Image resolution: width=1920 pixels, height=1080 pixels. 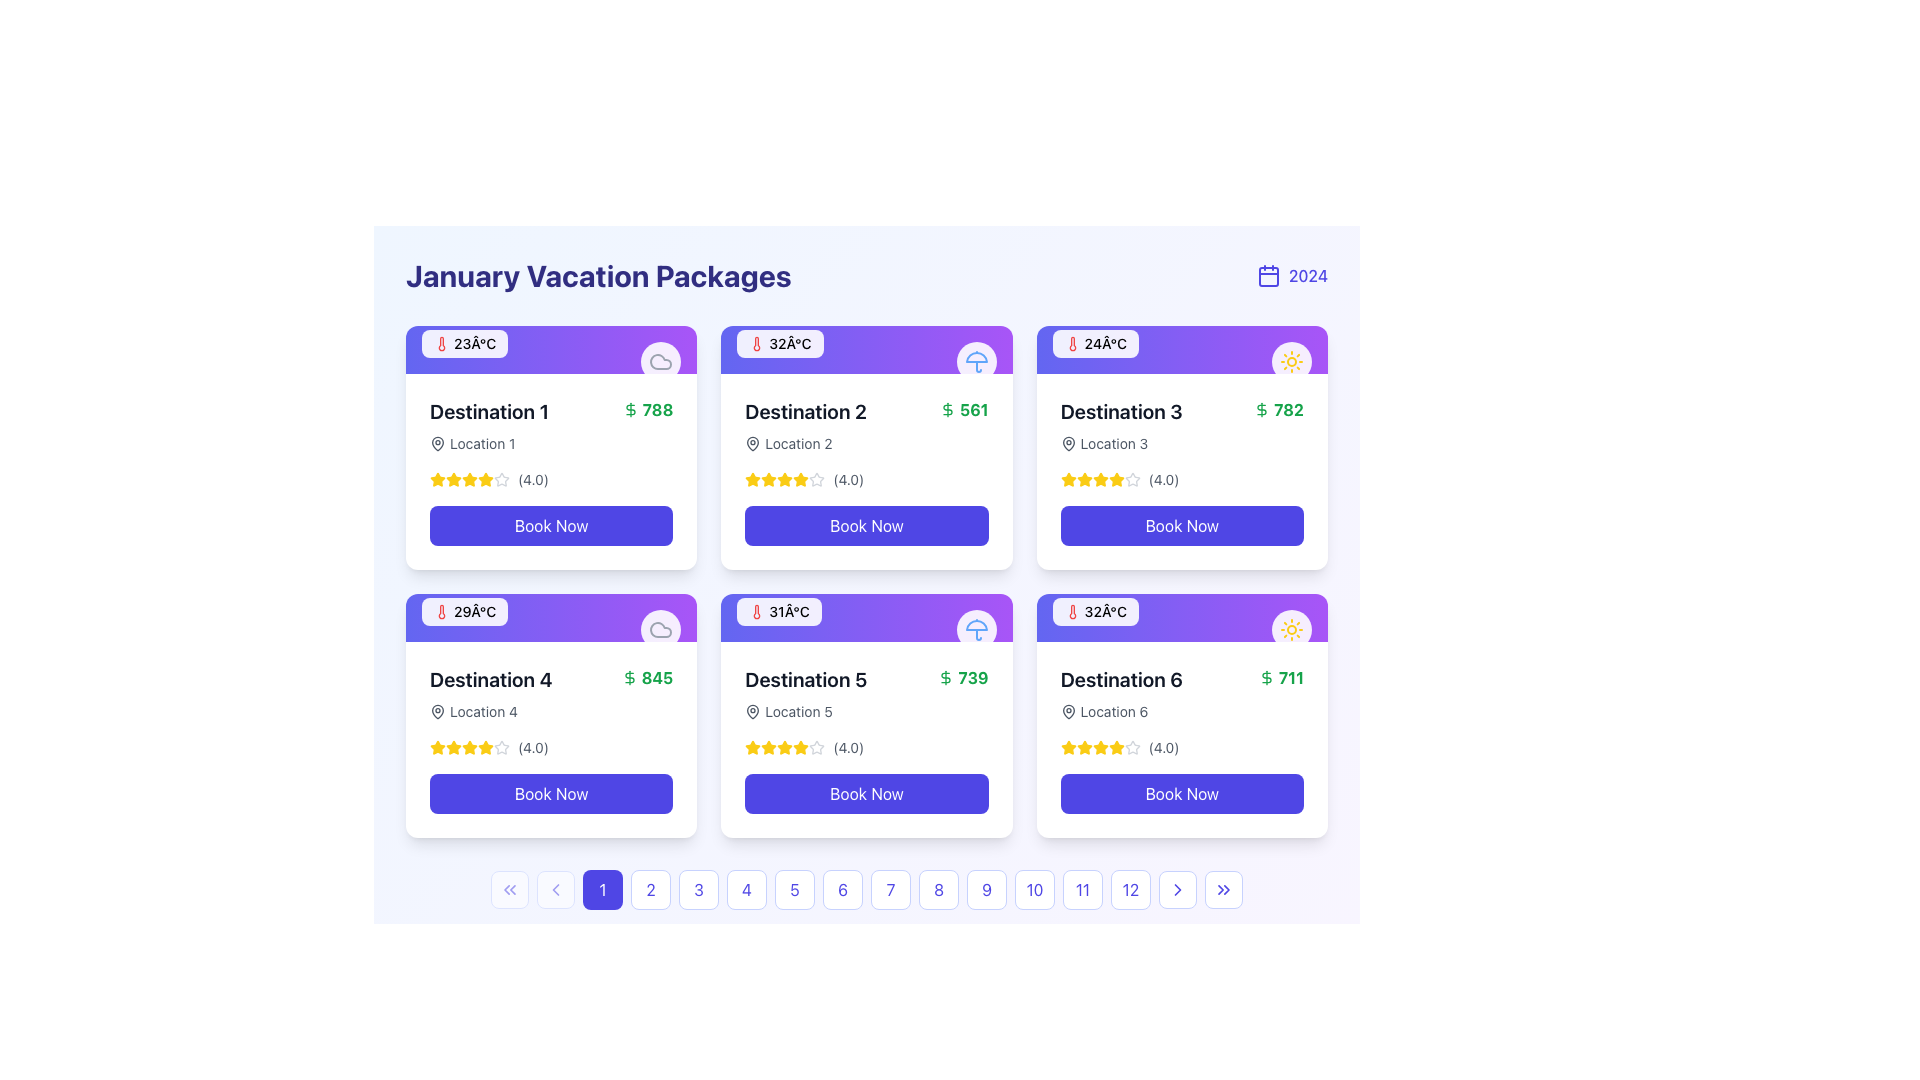 What do you see at coordinates (746, 889) in the screenshot?
I see `the fourth pagination button located at the bottom center of the interface` at bounding box center [746, 889].